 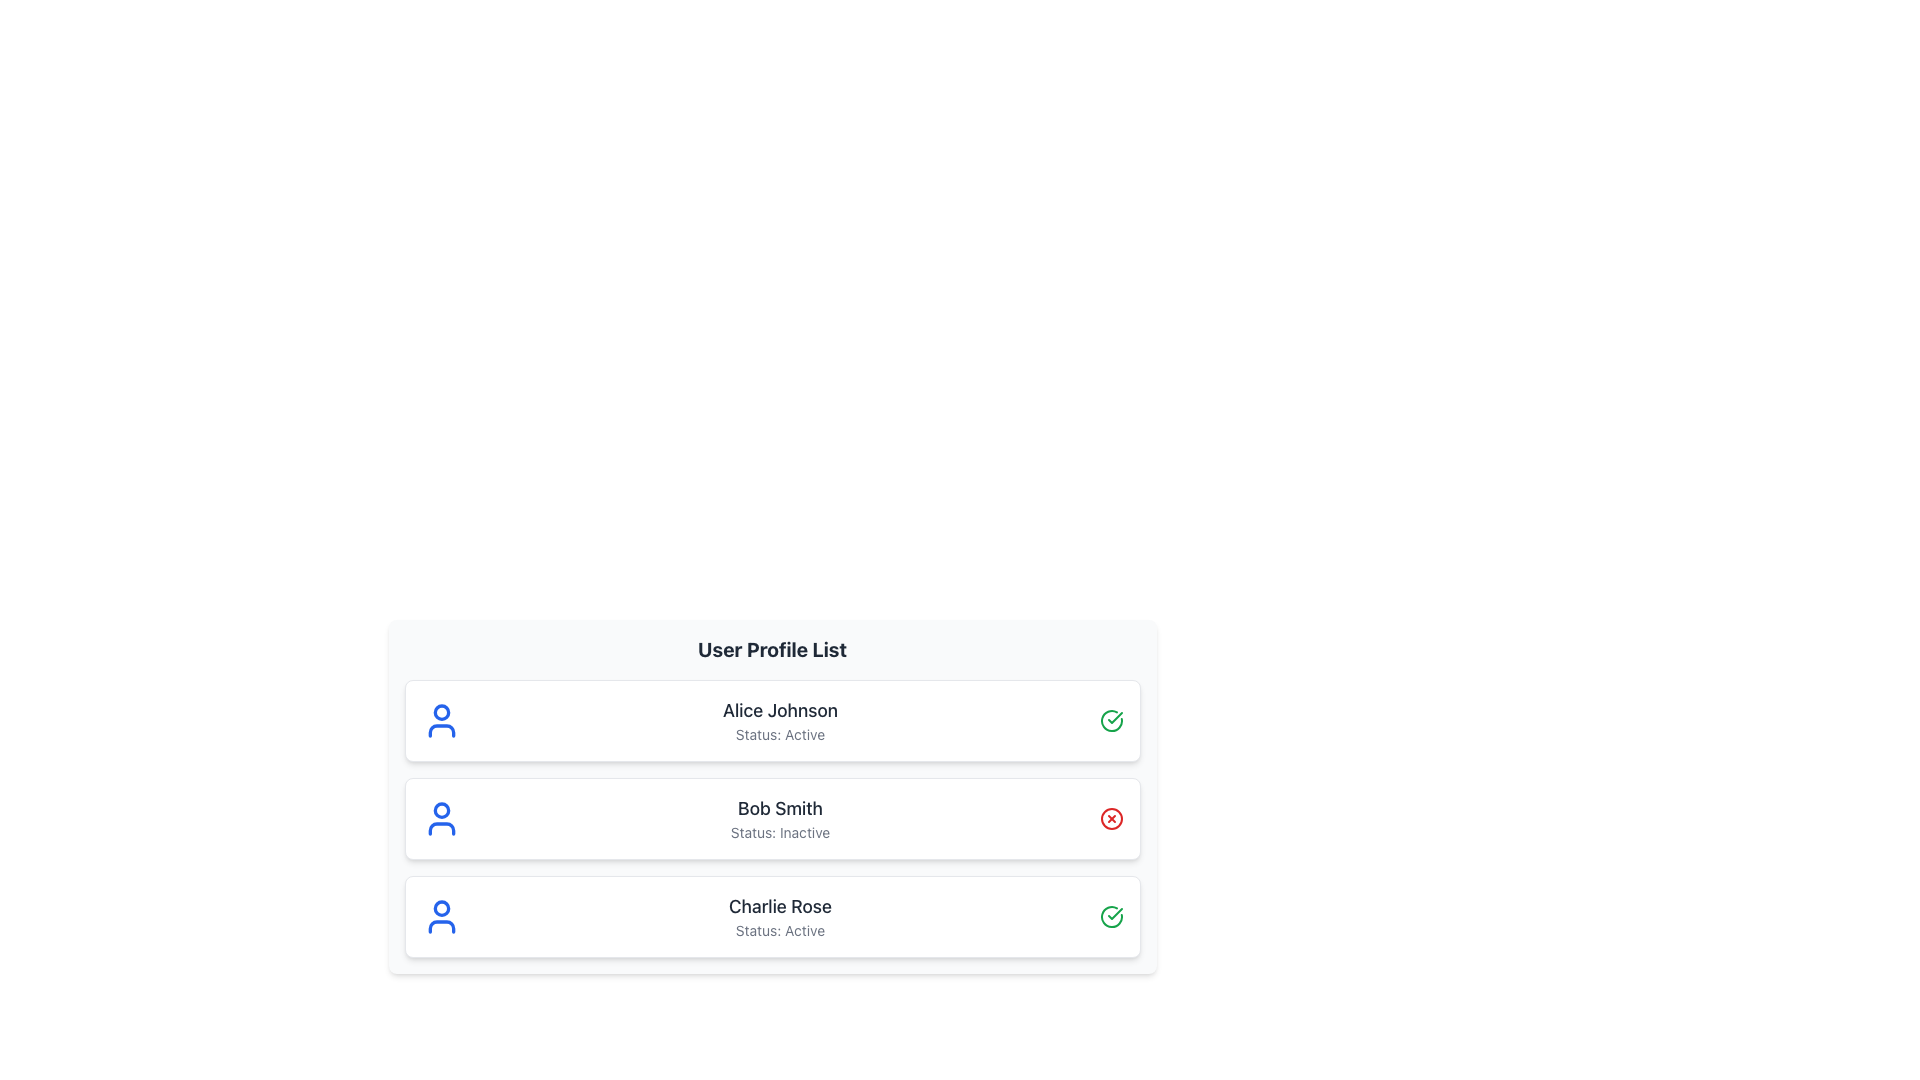 I want to click on the user profile icon representing 'Charlie Rose' in the user profile list, which is visually aligned to the left of the text 'Status: Active', so click(x=440, y=917).